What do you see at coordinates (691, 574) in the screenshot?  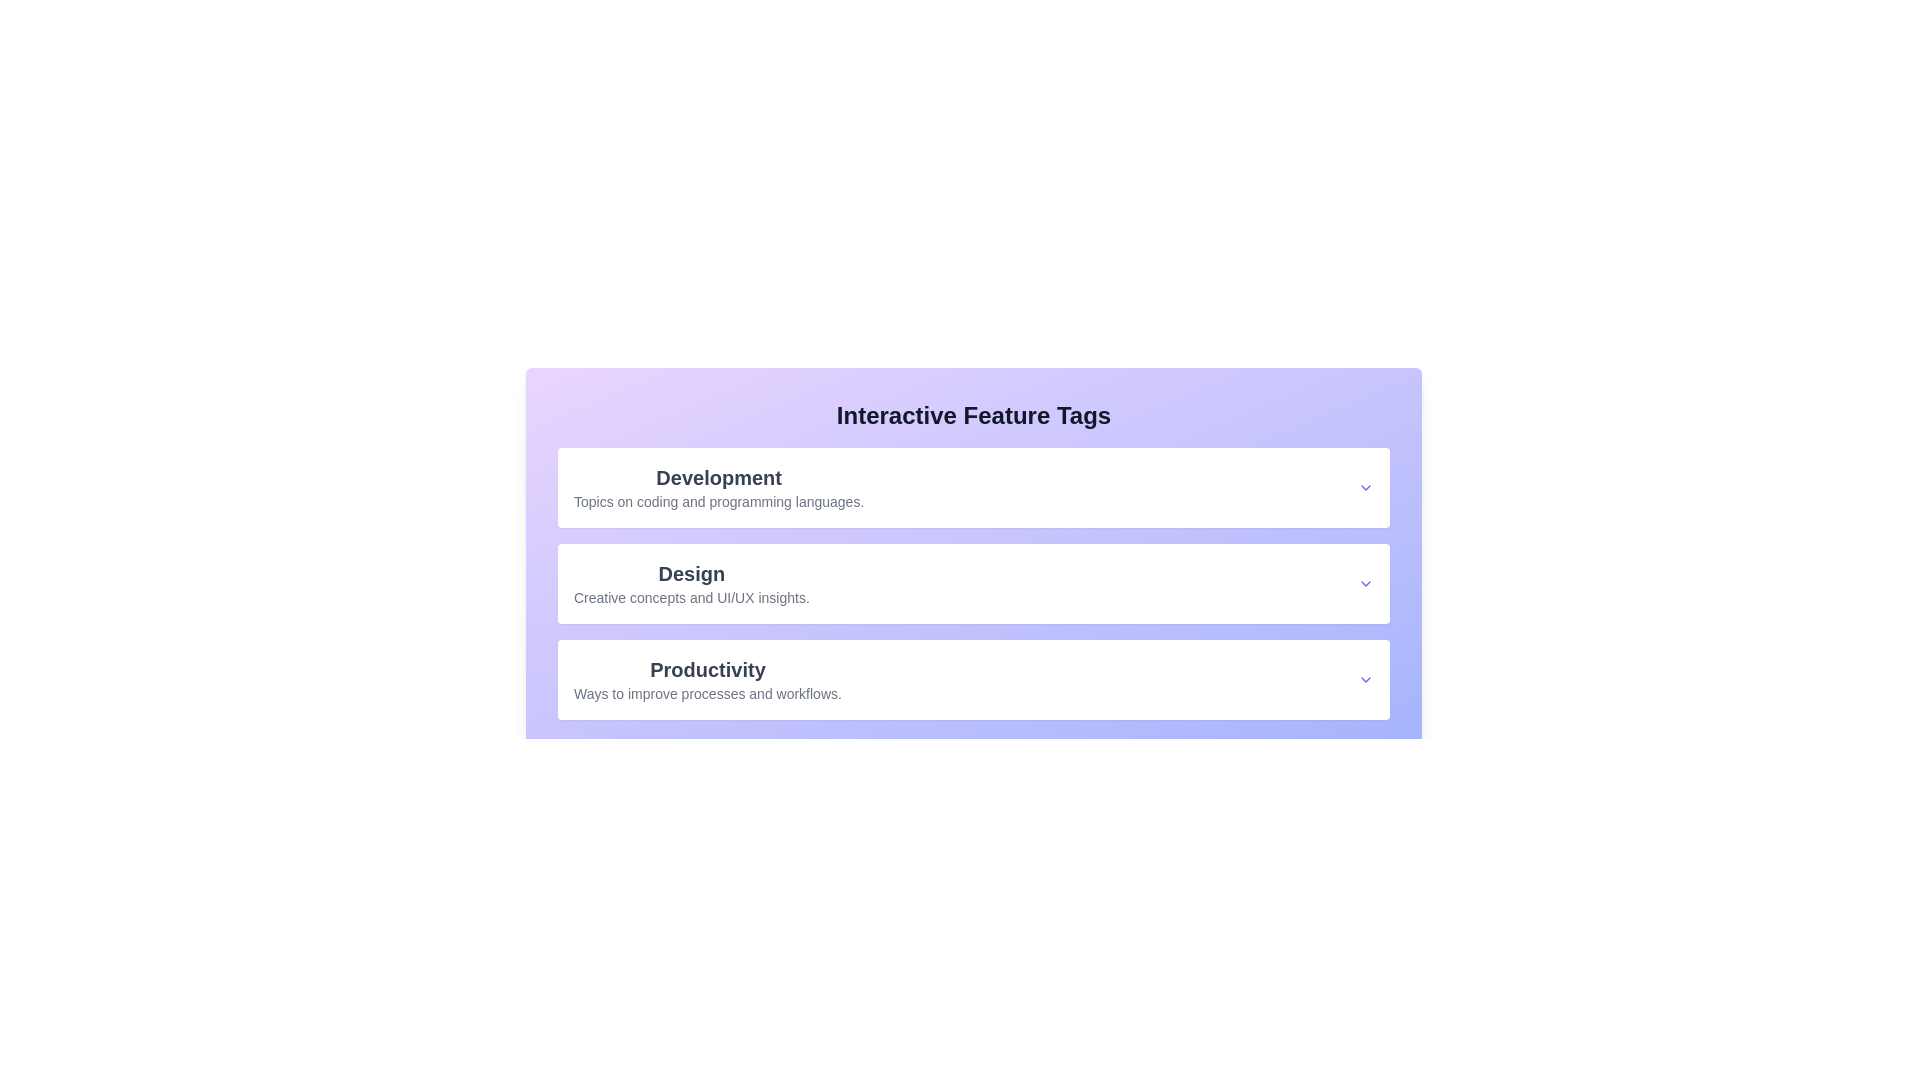 I see `the title heading text element labeled 'Design', which is positioned centrally in the interface above the 'Productivity' section` at bounding box center [691, 574].